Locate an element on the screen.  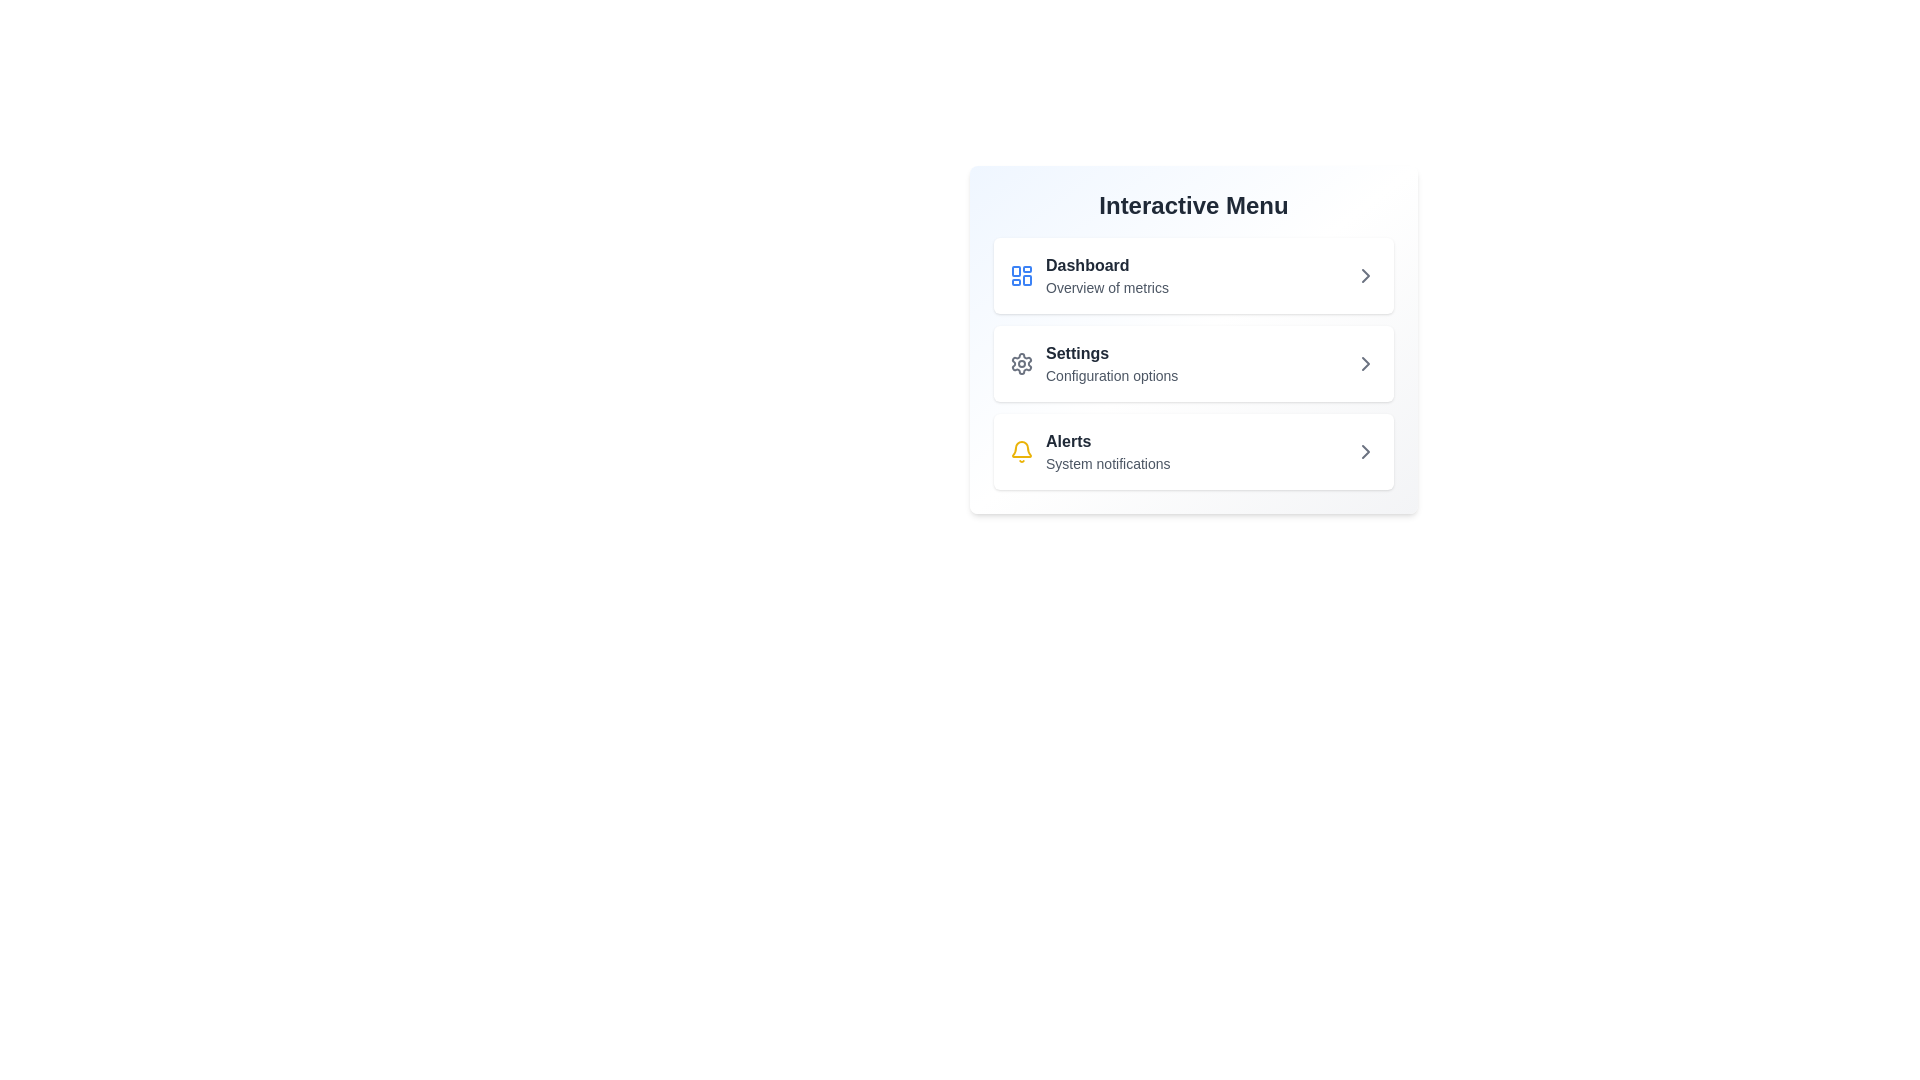
the text label displaying 'Configuration options', which is styled with small-sized, gray-colored text and located directly beneath the 'Settings' label in the second section of the interactive menu is located at coordinates (1111, 375).